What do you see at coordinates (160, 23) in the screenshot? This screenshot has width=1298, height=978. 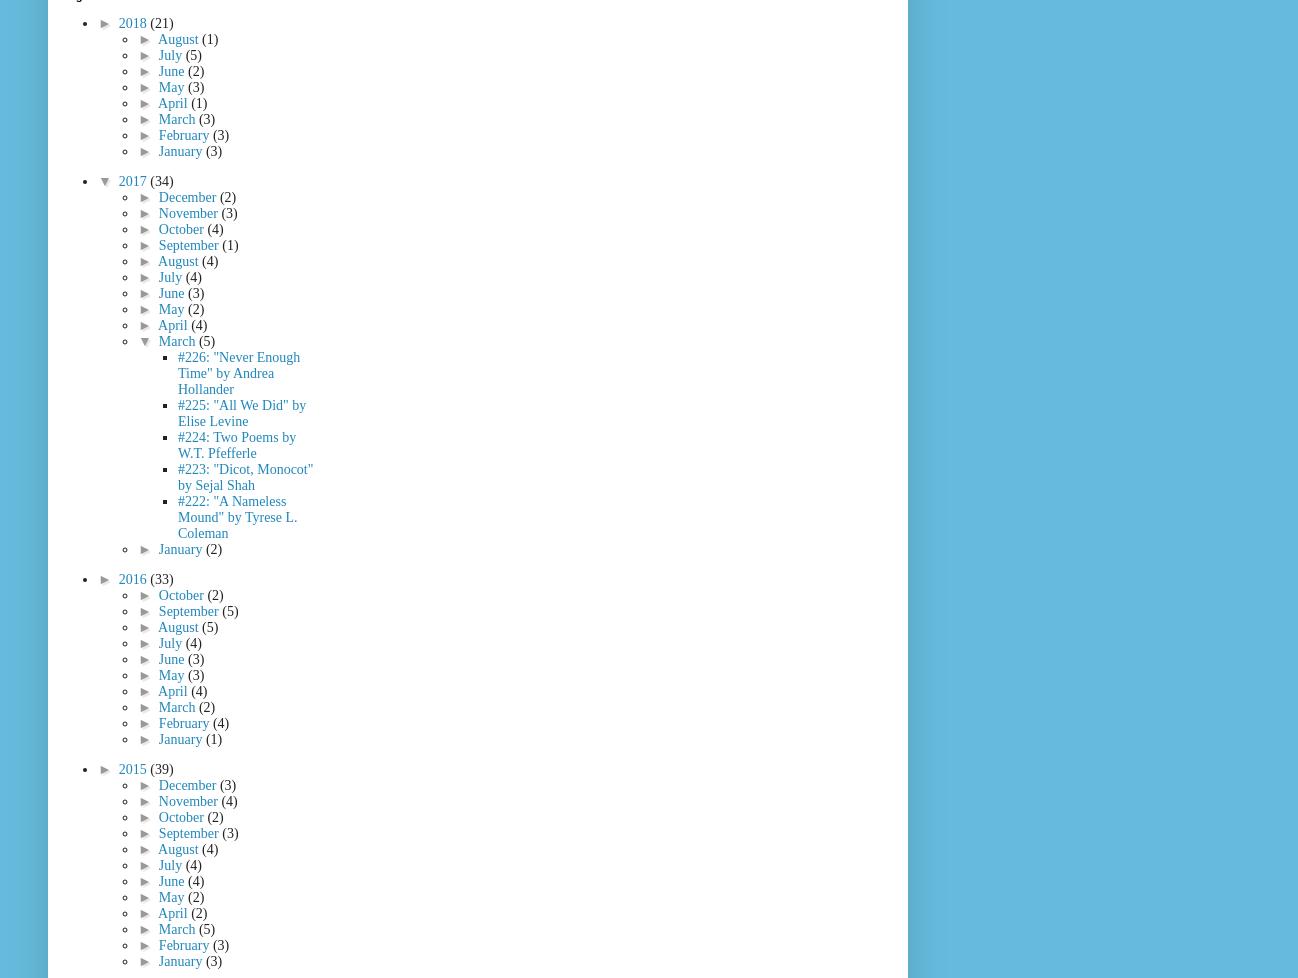 I see `'(21)'` at bounding box center [160, 23].